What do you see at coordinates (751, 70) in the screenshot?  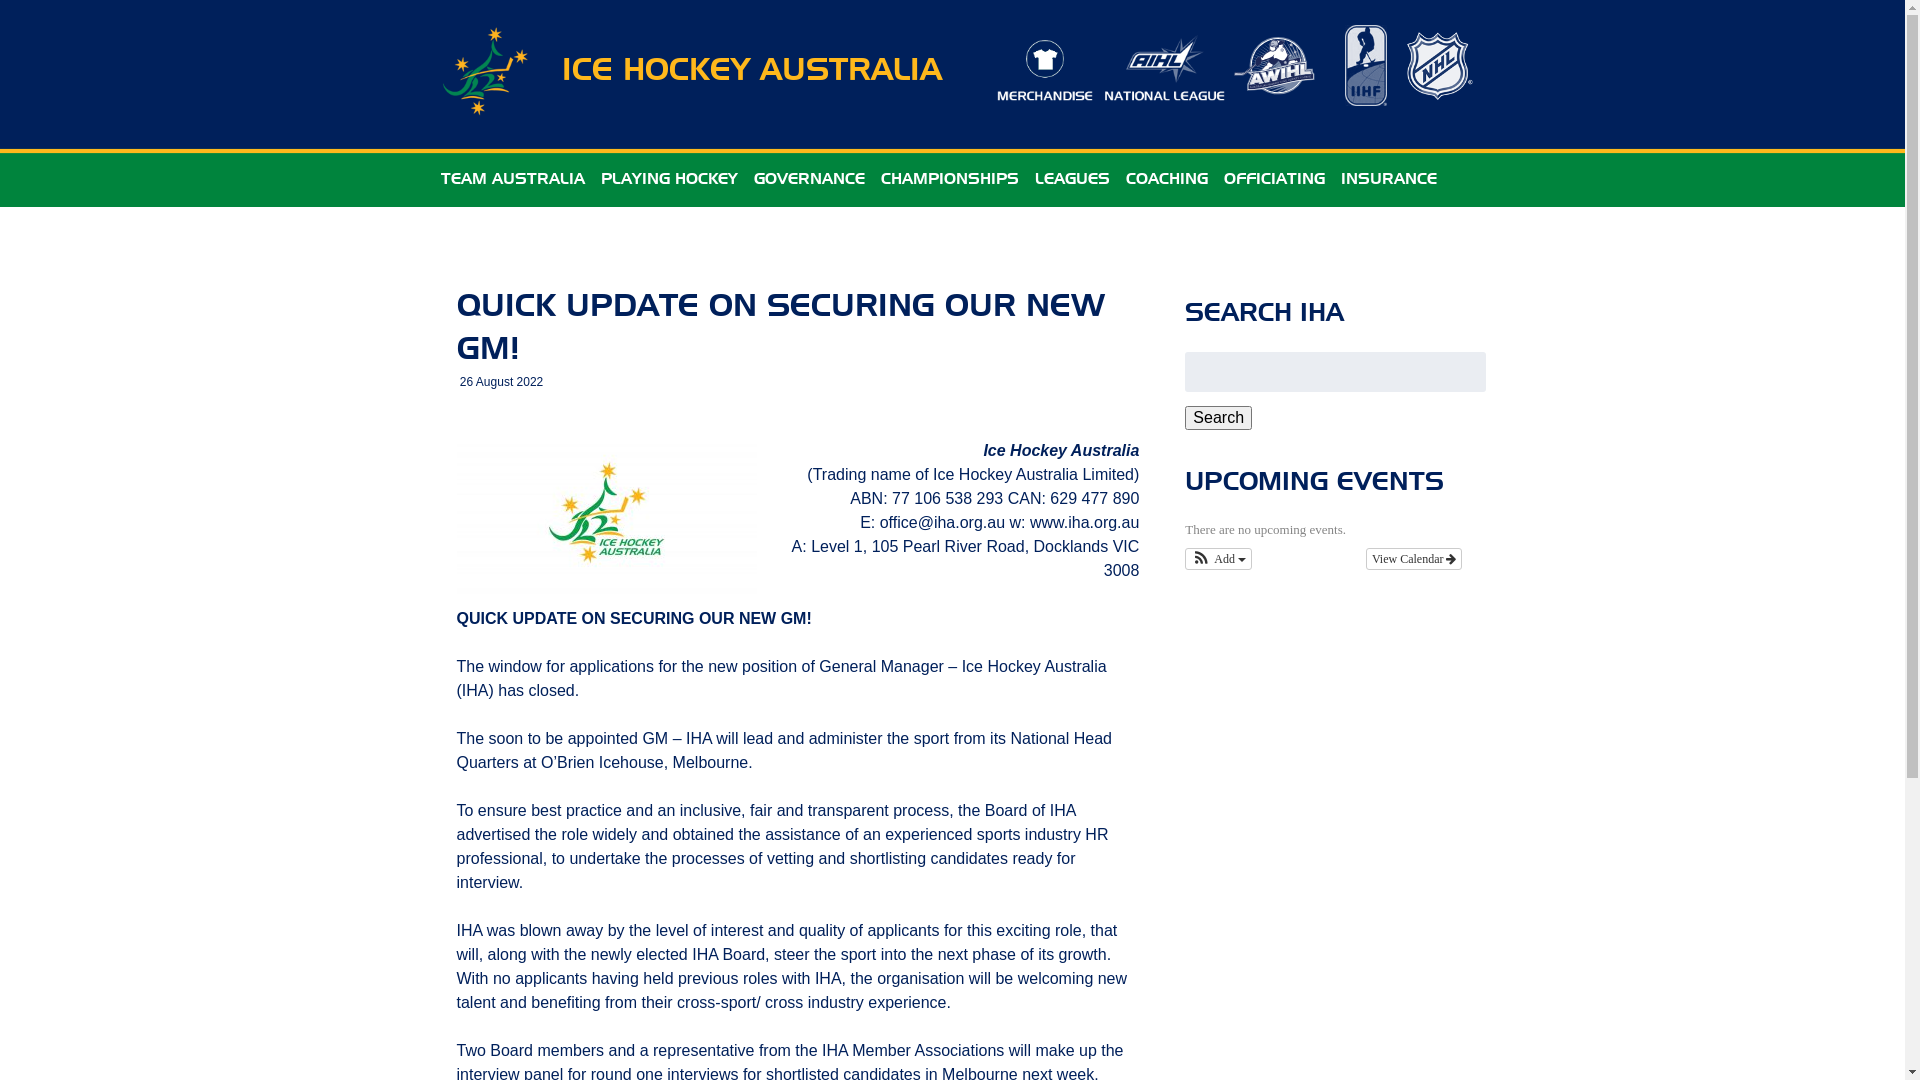 I see `'ICE HOCKEY AUSTRALIA'` at bounding box center [751, 70].